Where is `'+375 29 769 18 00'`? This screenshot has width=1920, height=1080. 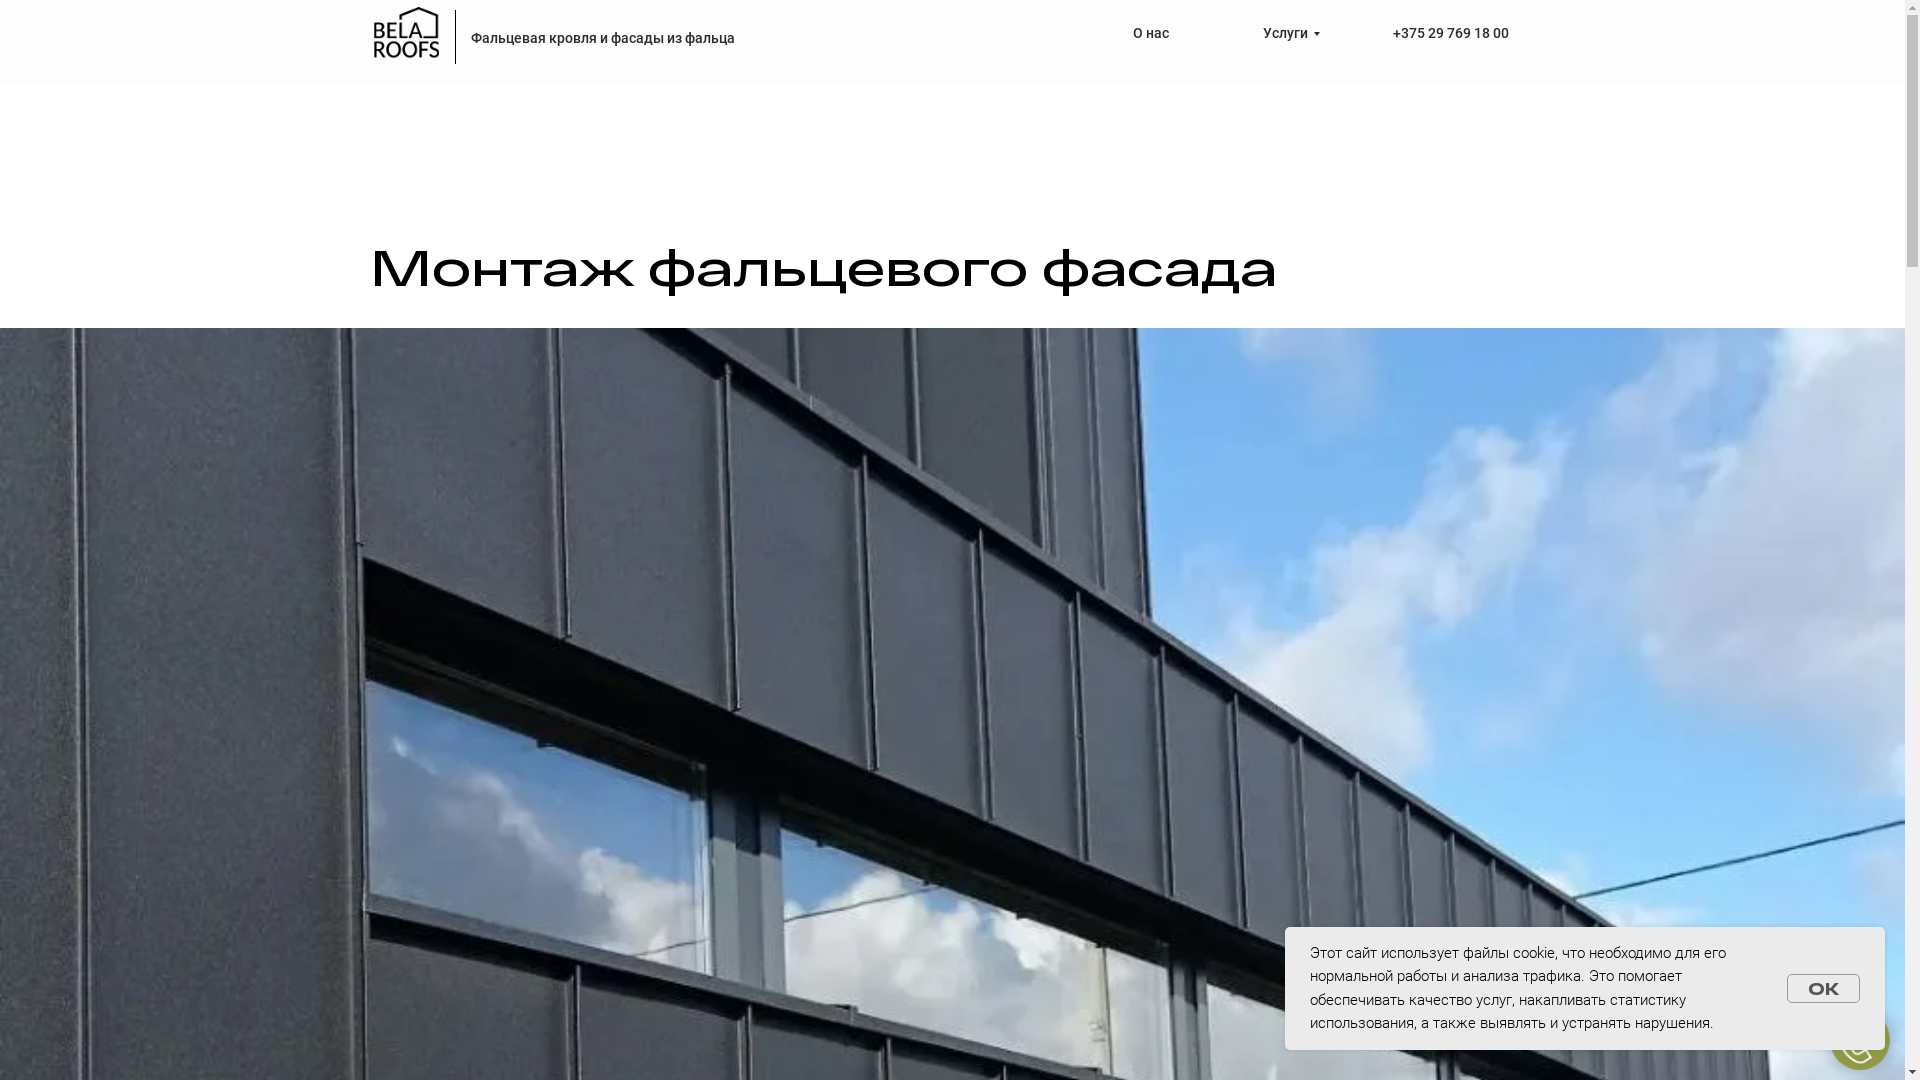 '+375 29 769 18 00' is located at coordinates (1449, 33).